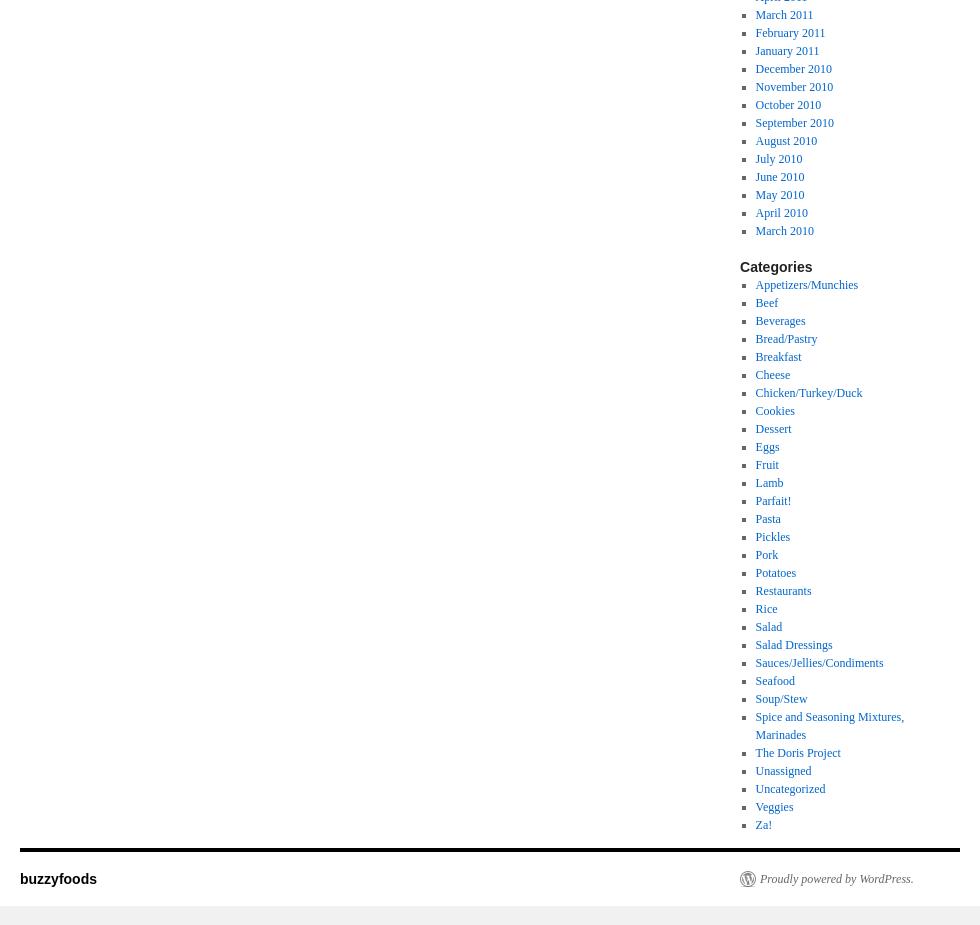  What do you see at coordinates (773, 428) in the screenshot?
I see `'Dessert'` at bounding box center [773, 428].